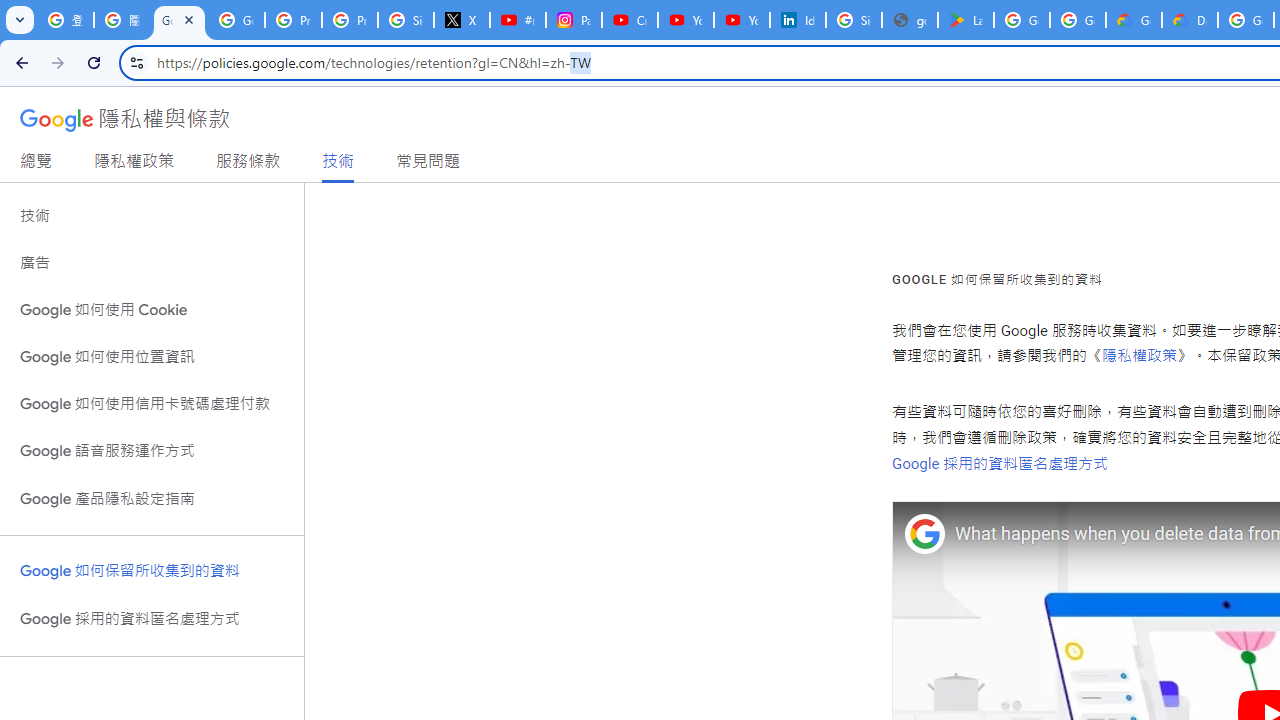  What do you see at coordinates (135, 61) in the screenshot?
I see `'View site information'` at bounding box center [135, 61].